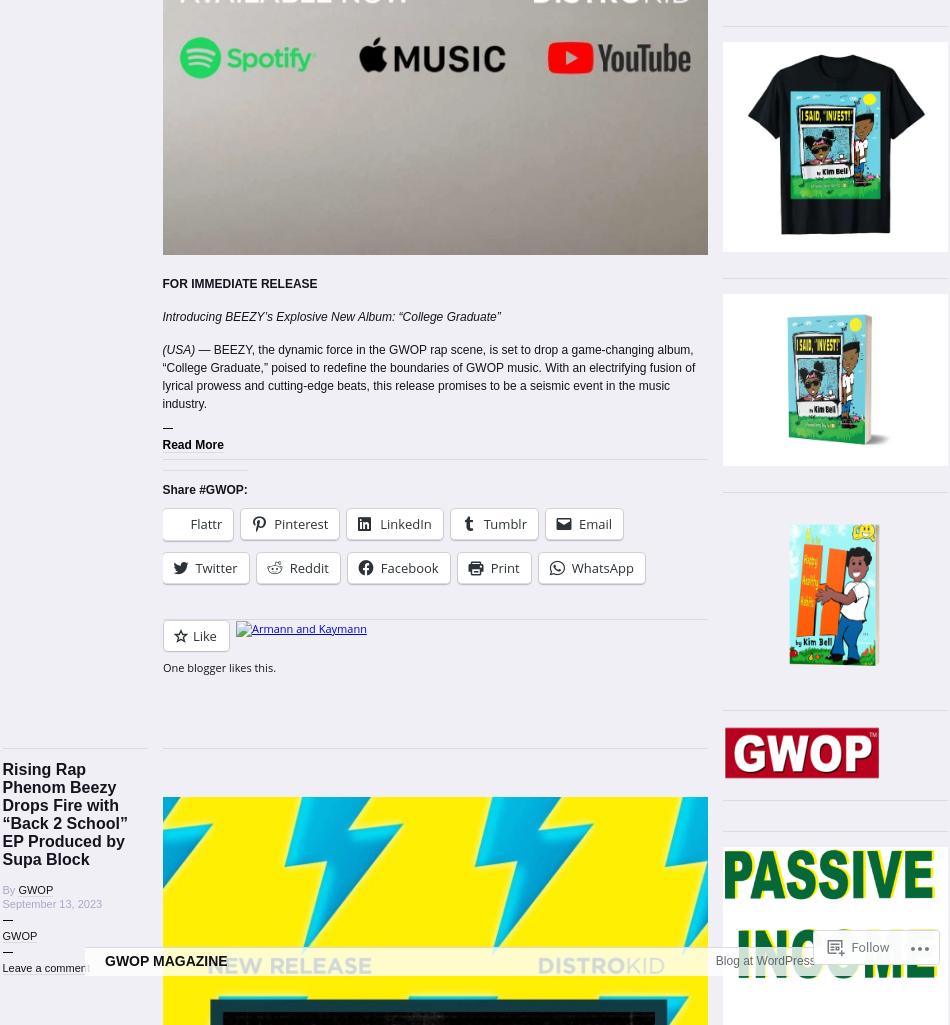 This screenshot has width=950, height=1025. Describe the element at coordinates (216, 567) in the screenshot. I see `'Twitter'` at that location.